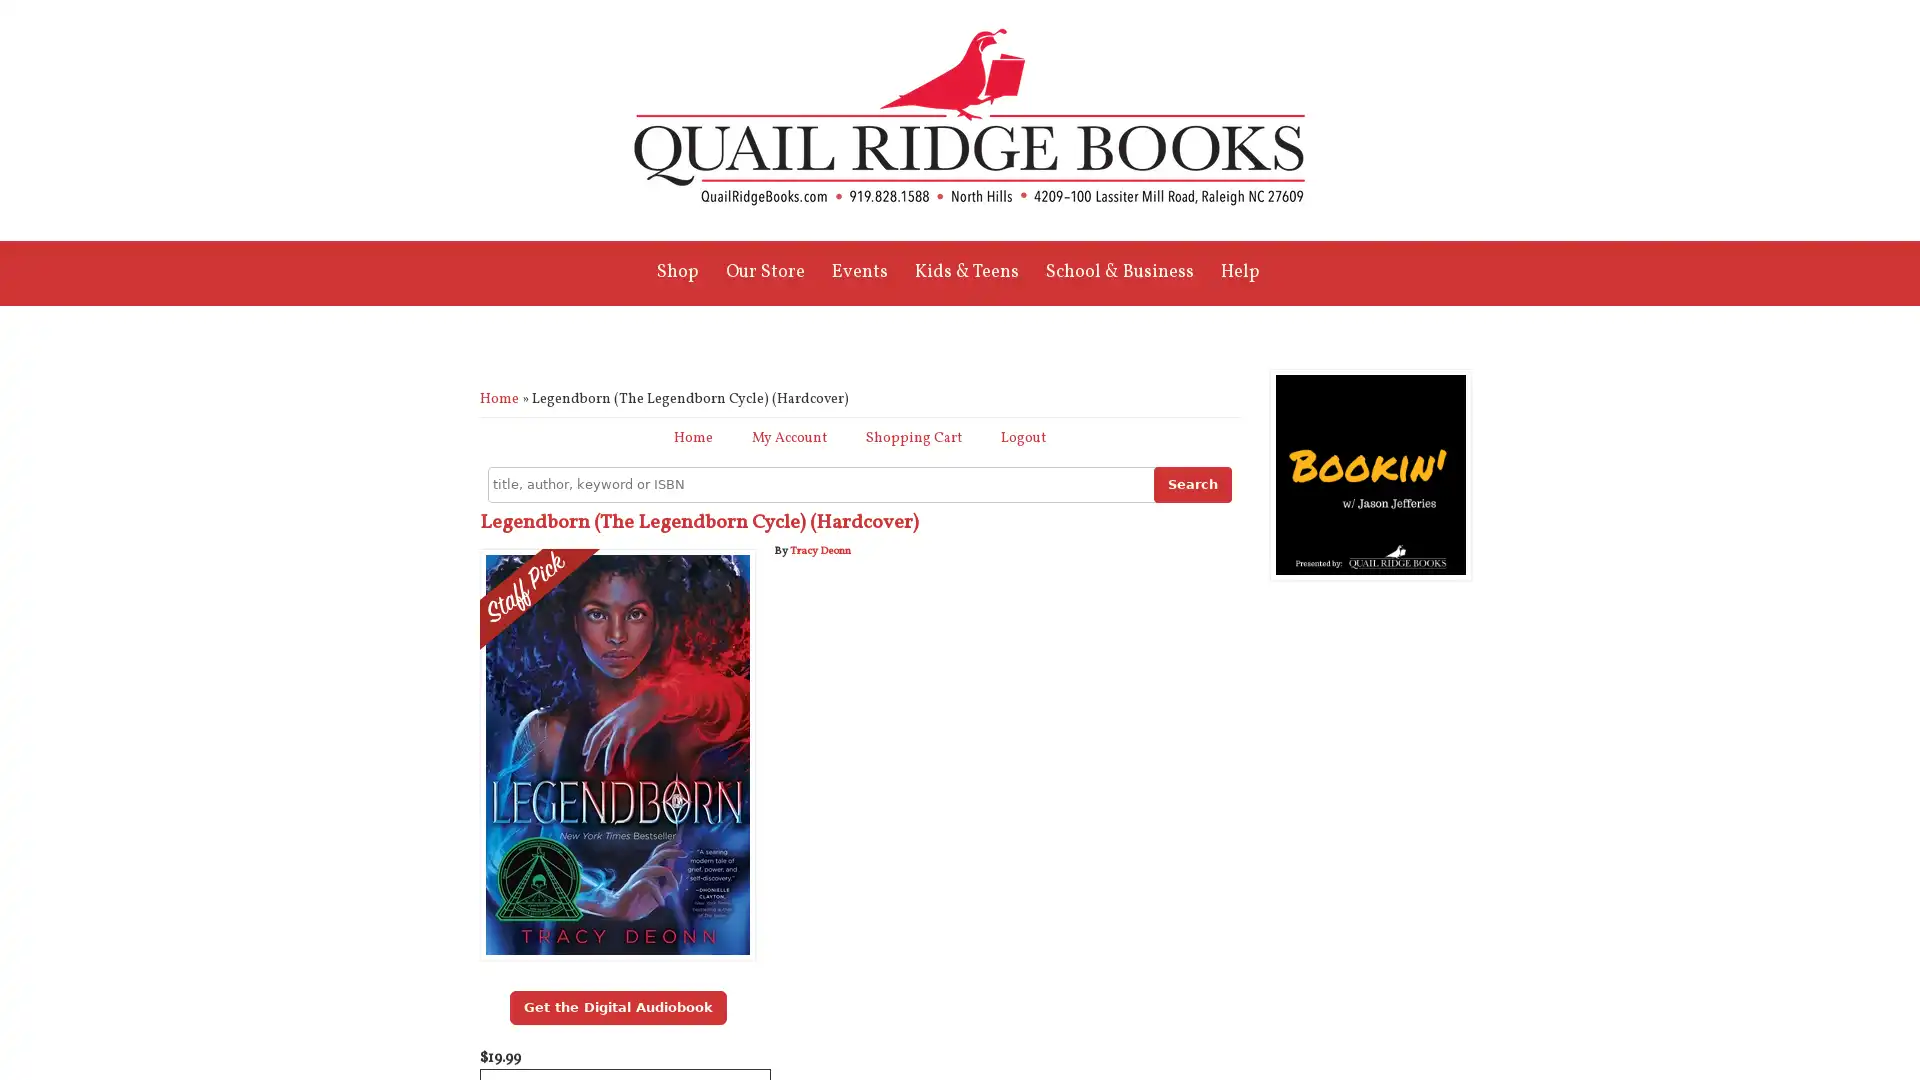 The width and height of the screenshot is (1920, 1080). Describe the element at coordinates (616, 1006) in the screenshot. I see `Get the Digital Audiobook` at that location.